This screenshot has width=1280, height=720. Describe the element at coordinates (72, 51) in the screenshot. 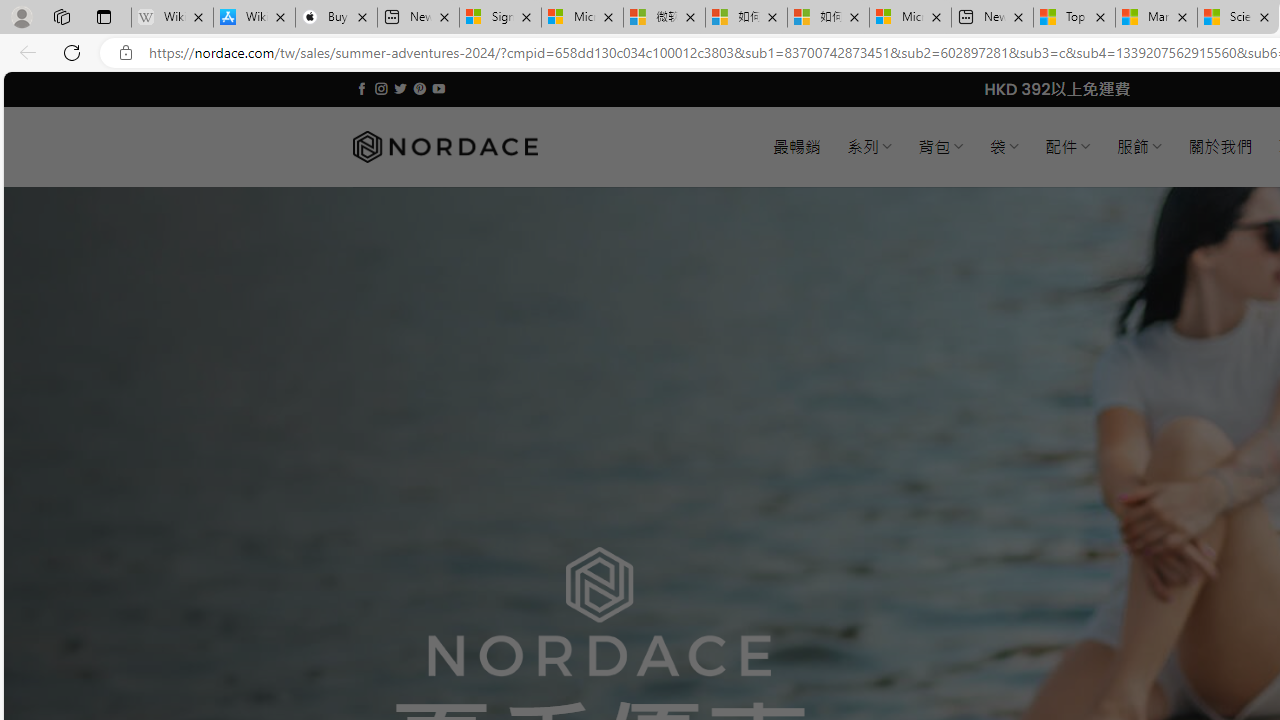

I see `'Refresh'` at that location.